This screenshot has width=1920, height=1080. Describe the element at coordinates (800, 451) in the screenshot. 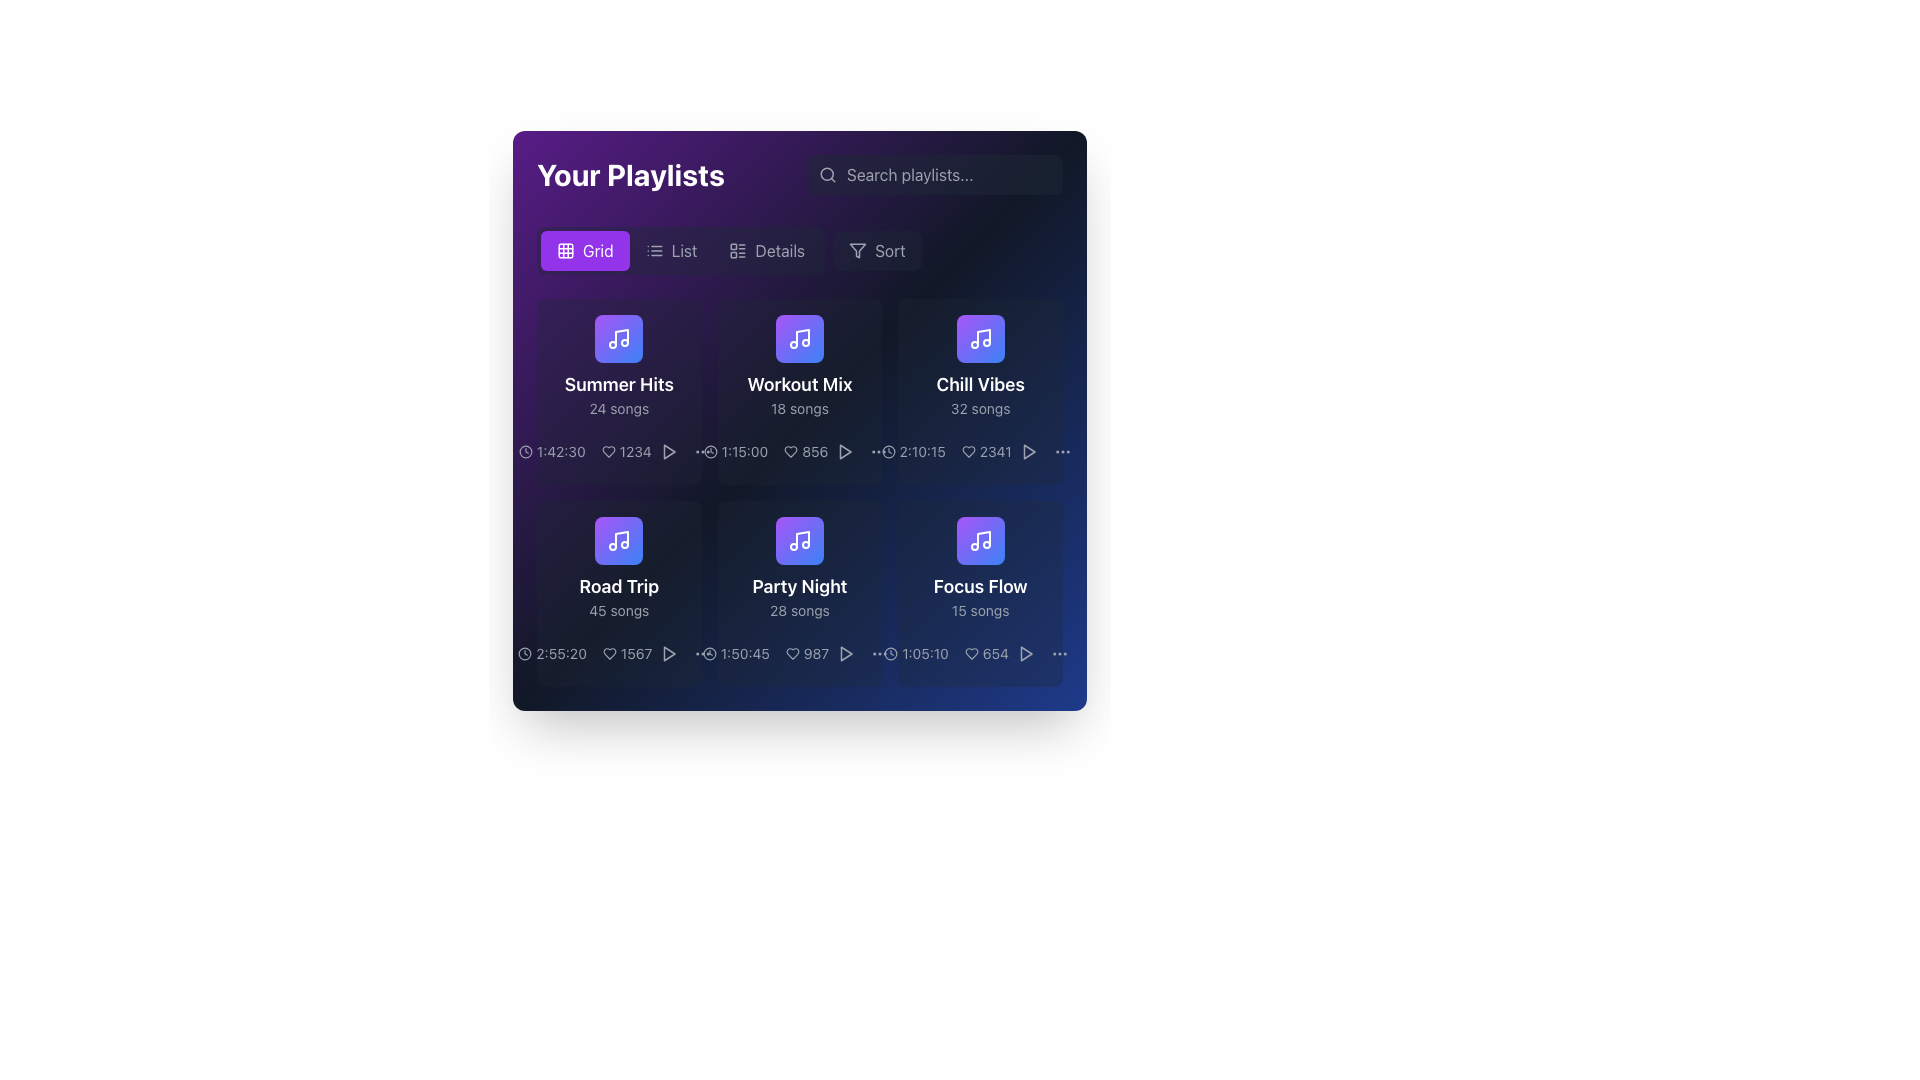

I see `like count displayed in the gray heart icon next to the 'Workout Mix' playlist, which shows '856'` at that location.